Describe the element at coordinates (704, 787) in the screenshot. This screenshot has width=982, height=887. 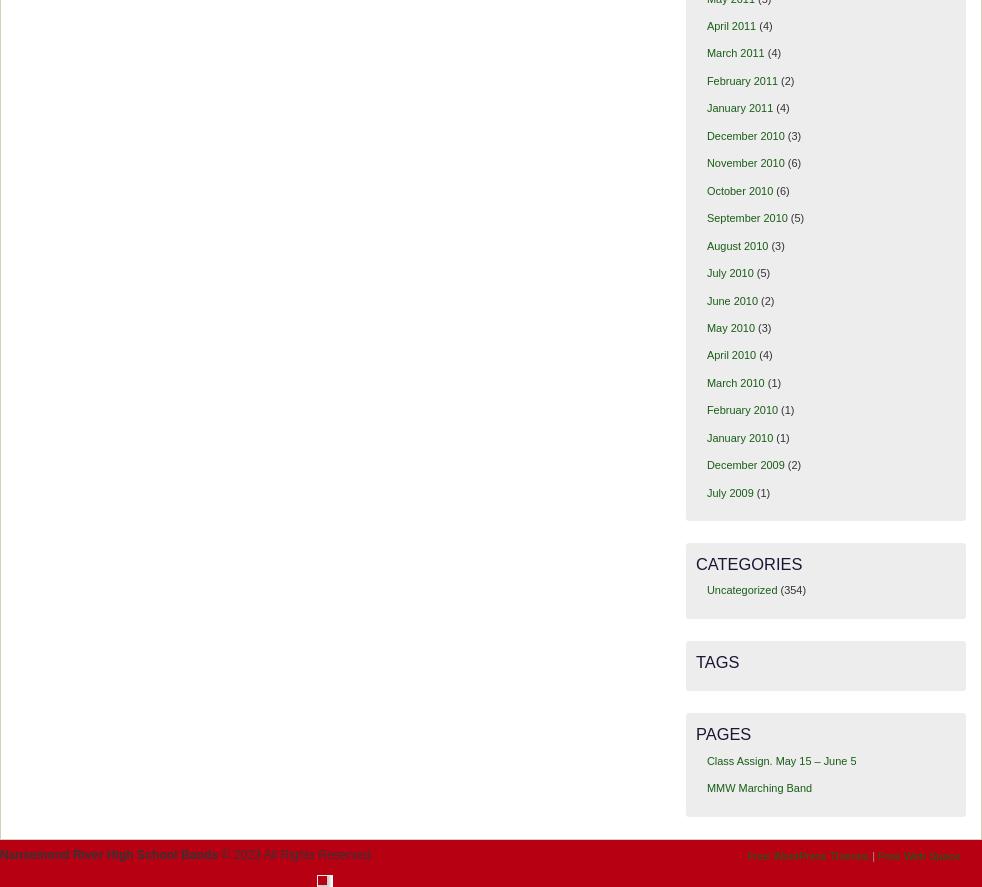
I see `'MMW Marching Band'` at that location.